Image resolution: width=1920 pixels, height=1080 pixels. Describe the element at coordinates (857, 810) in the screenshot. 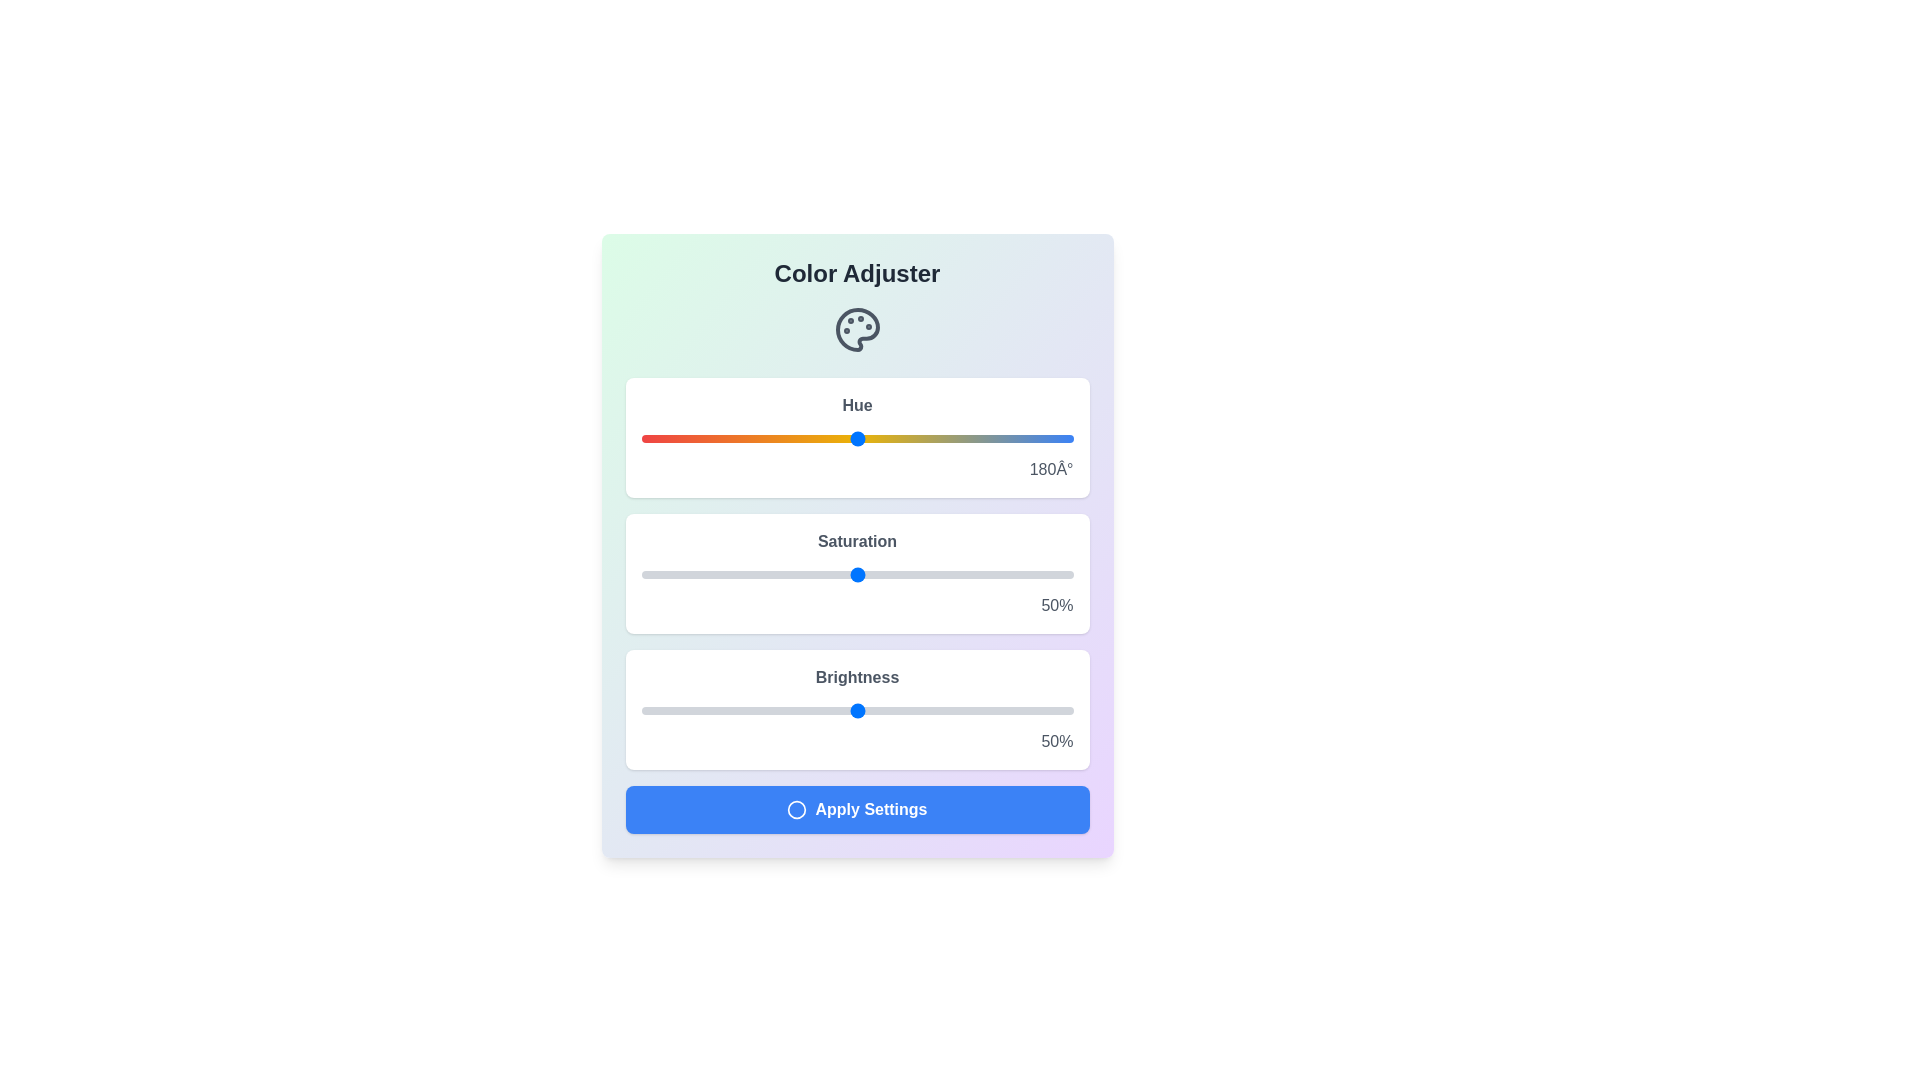

I see `the 'Apply Settings' button to apply the selected color settings` at that location.